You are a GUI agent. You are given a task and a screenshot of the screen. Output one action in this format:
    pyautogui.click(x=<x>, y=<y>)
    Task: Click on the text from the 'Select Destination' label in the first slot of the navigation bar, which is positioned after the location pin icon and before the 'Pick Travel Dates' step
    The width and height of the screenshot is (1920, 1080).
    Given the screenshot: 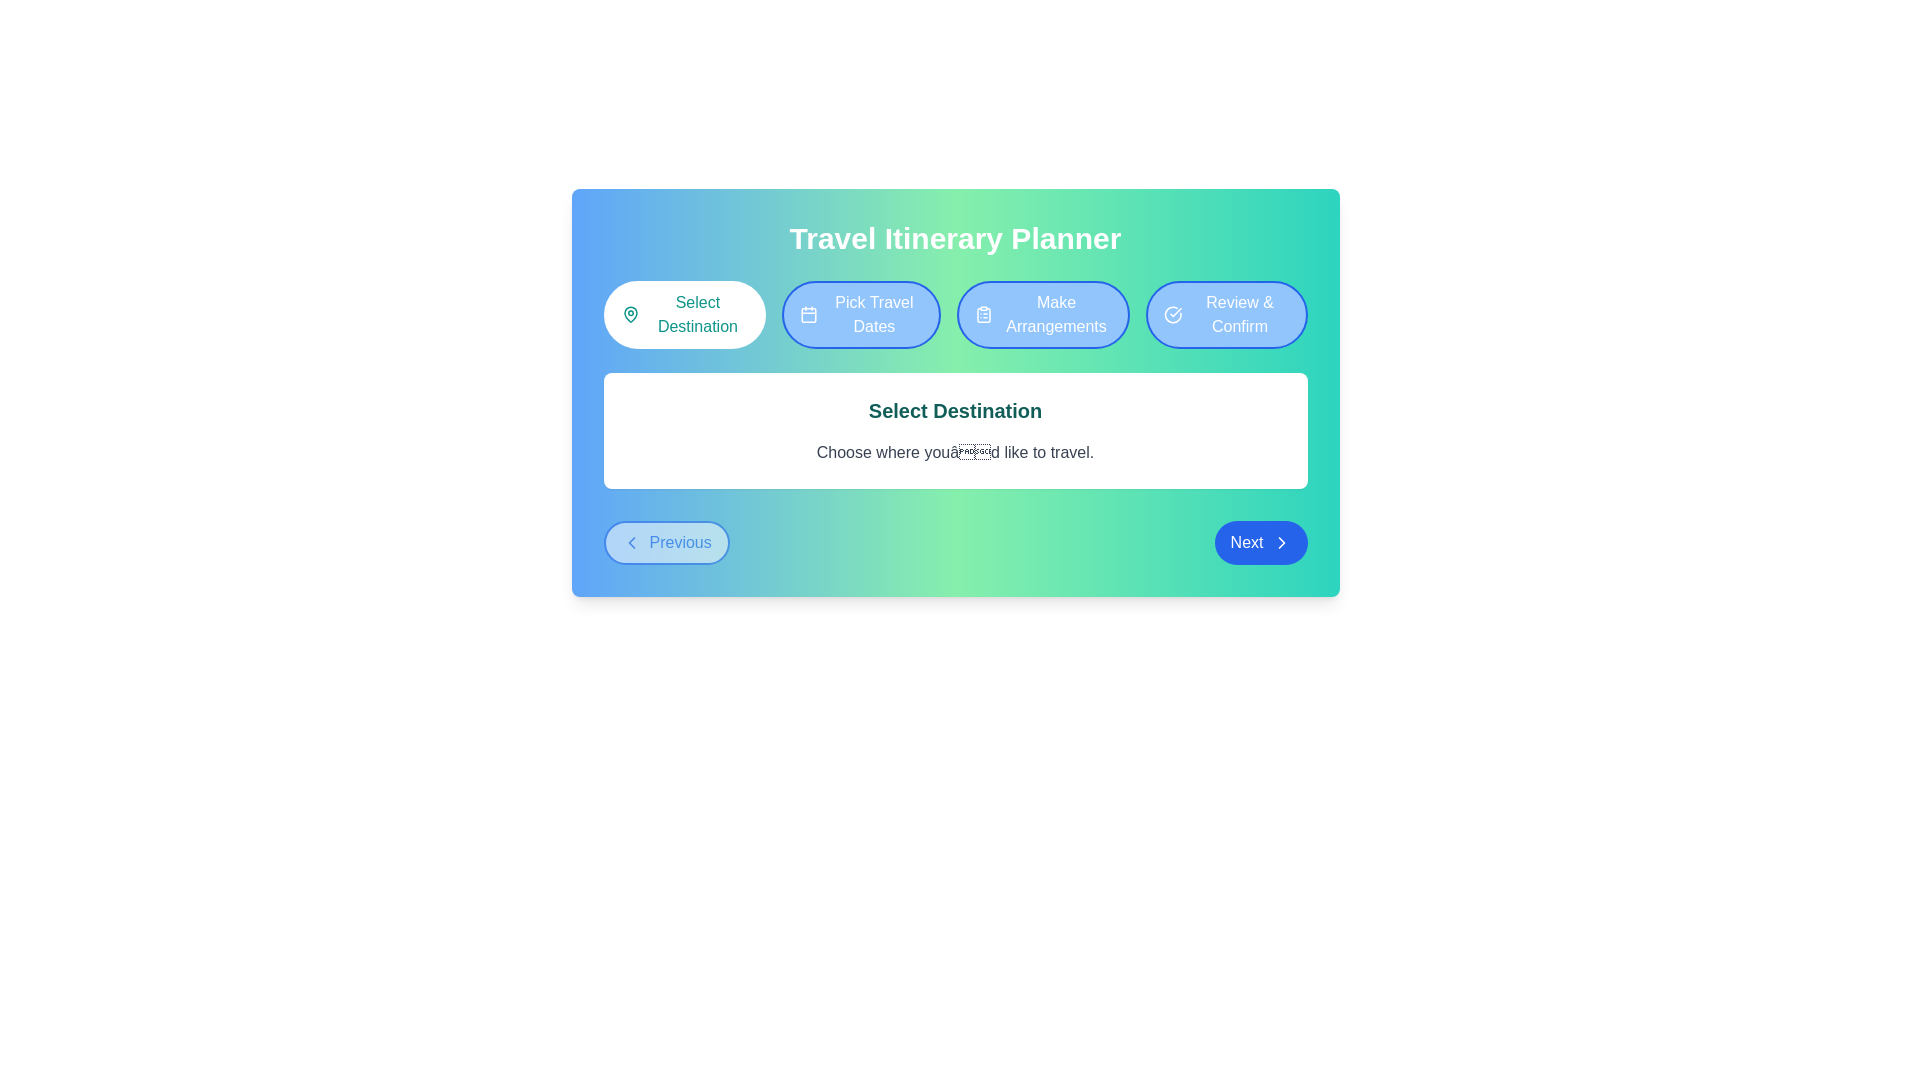 What is the action you would take?
    pyautogui.click(x=697, y=315)
    